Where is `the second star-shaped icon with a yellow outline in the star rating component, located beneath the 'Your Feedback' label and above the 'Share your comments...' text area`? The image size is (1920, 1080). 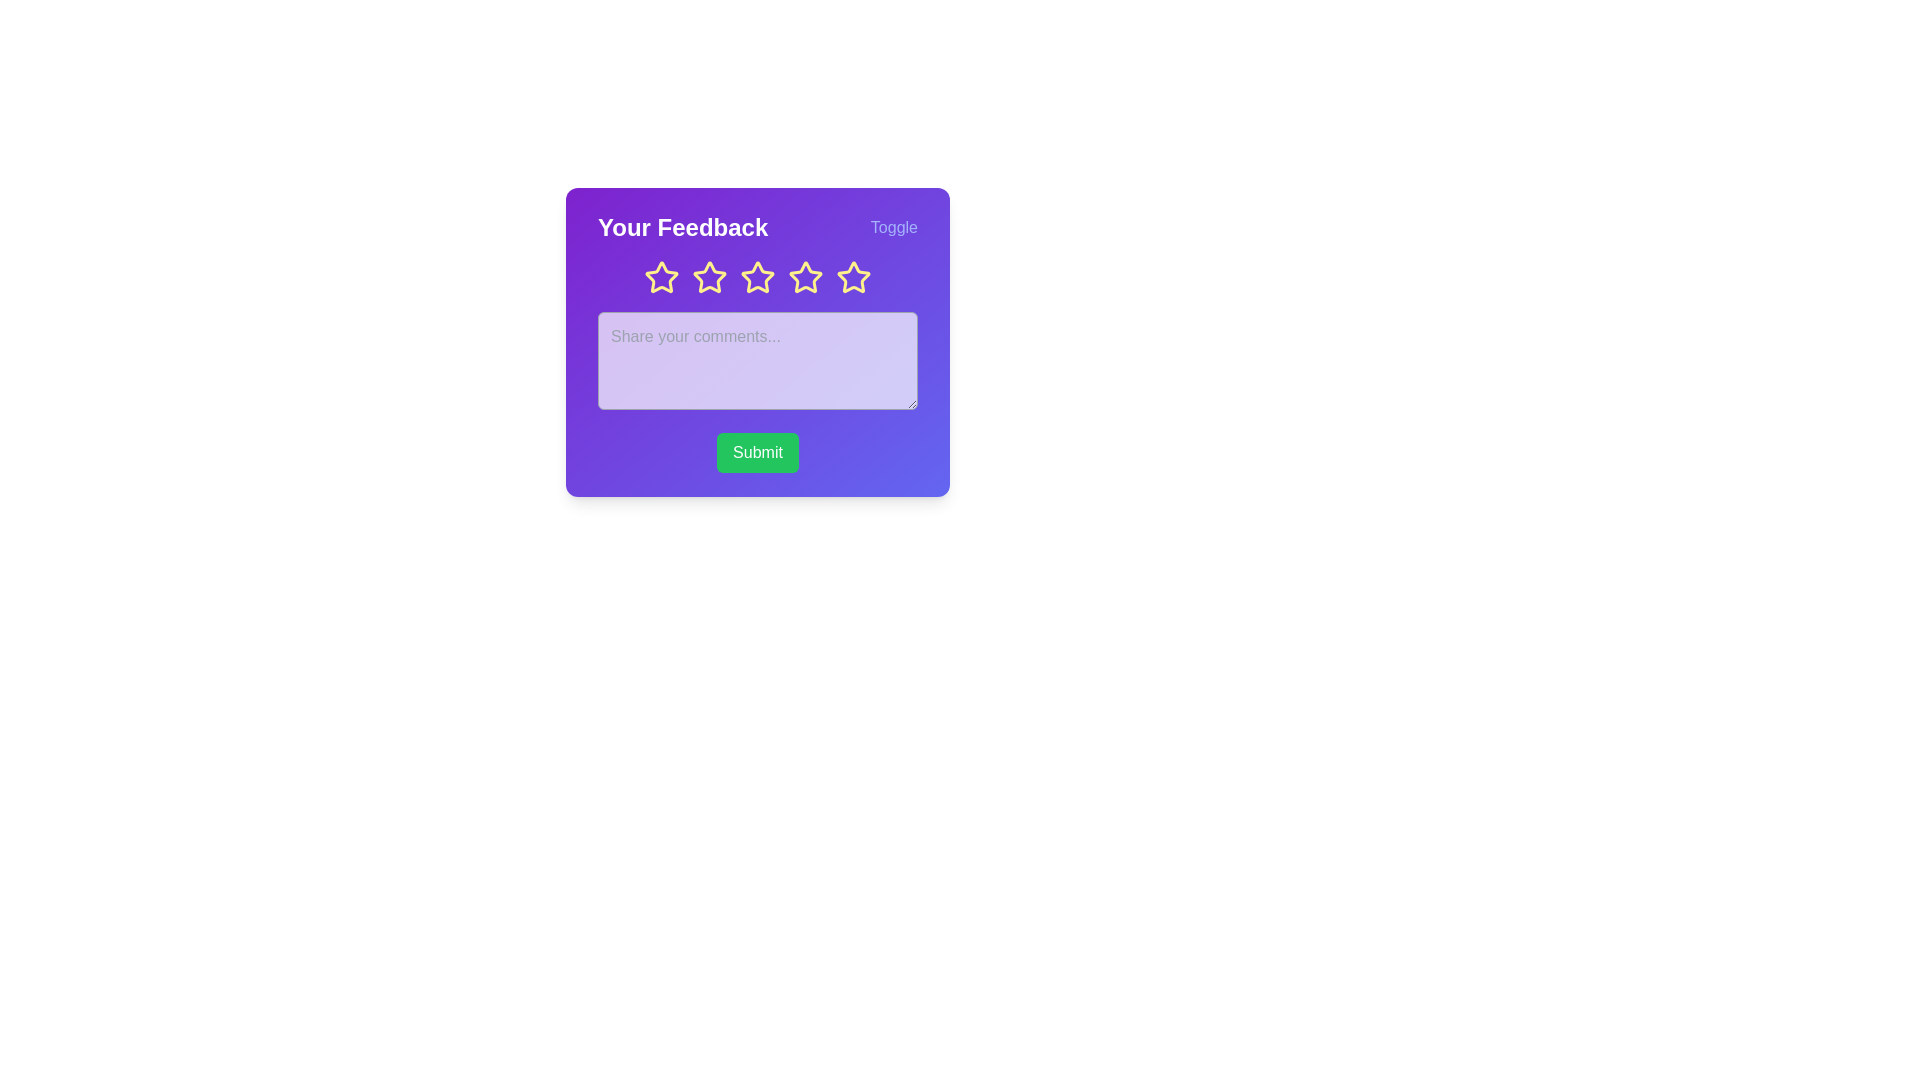
the second star-shaped icon with a yellow outline in the star rating component, located beneath the 'Your Feedback' label and above the 'Share your comments...' text area is located at coordinates (662, 277).